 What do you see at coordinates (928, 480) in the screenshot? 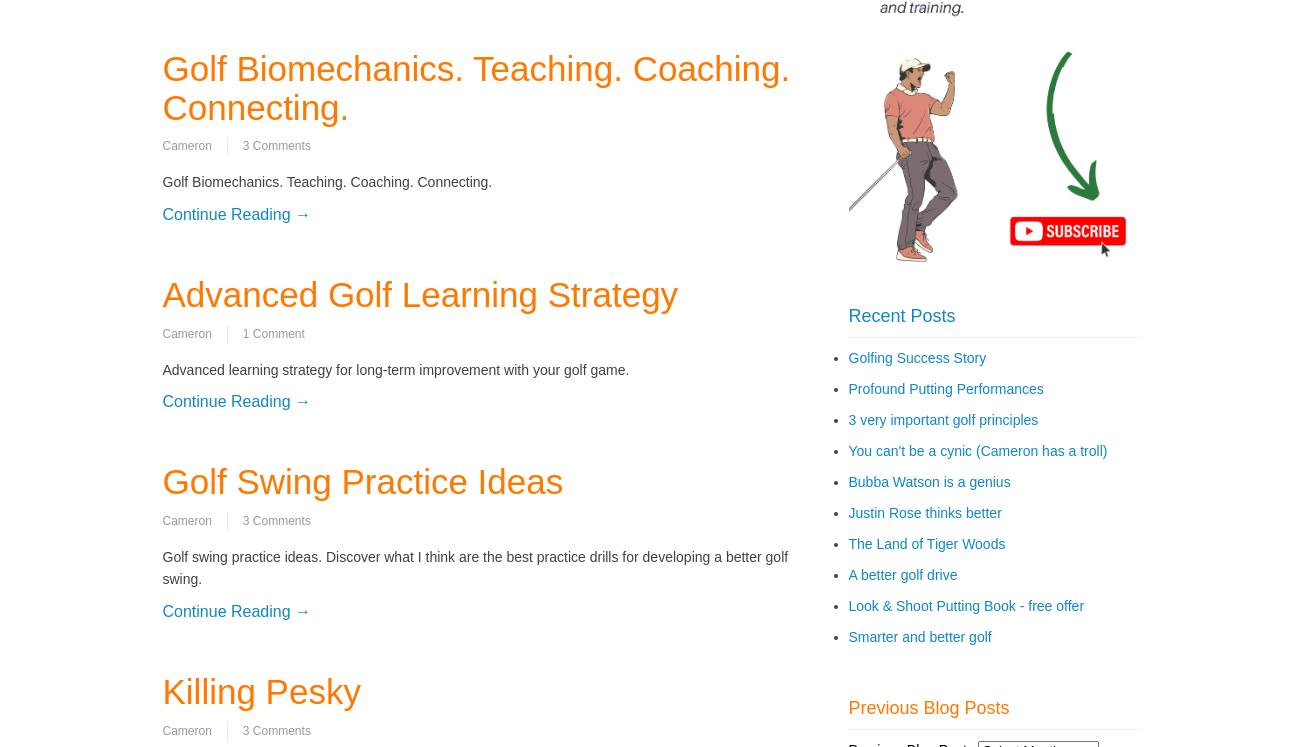
I see `'Bubba Watson is a genius'` at bounding box center [928, 480].